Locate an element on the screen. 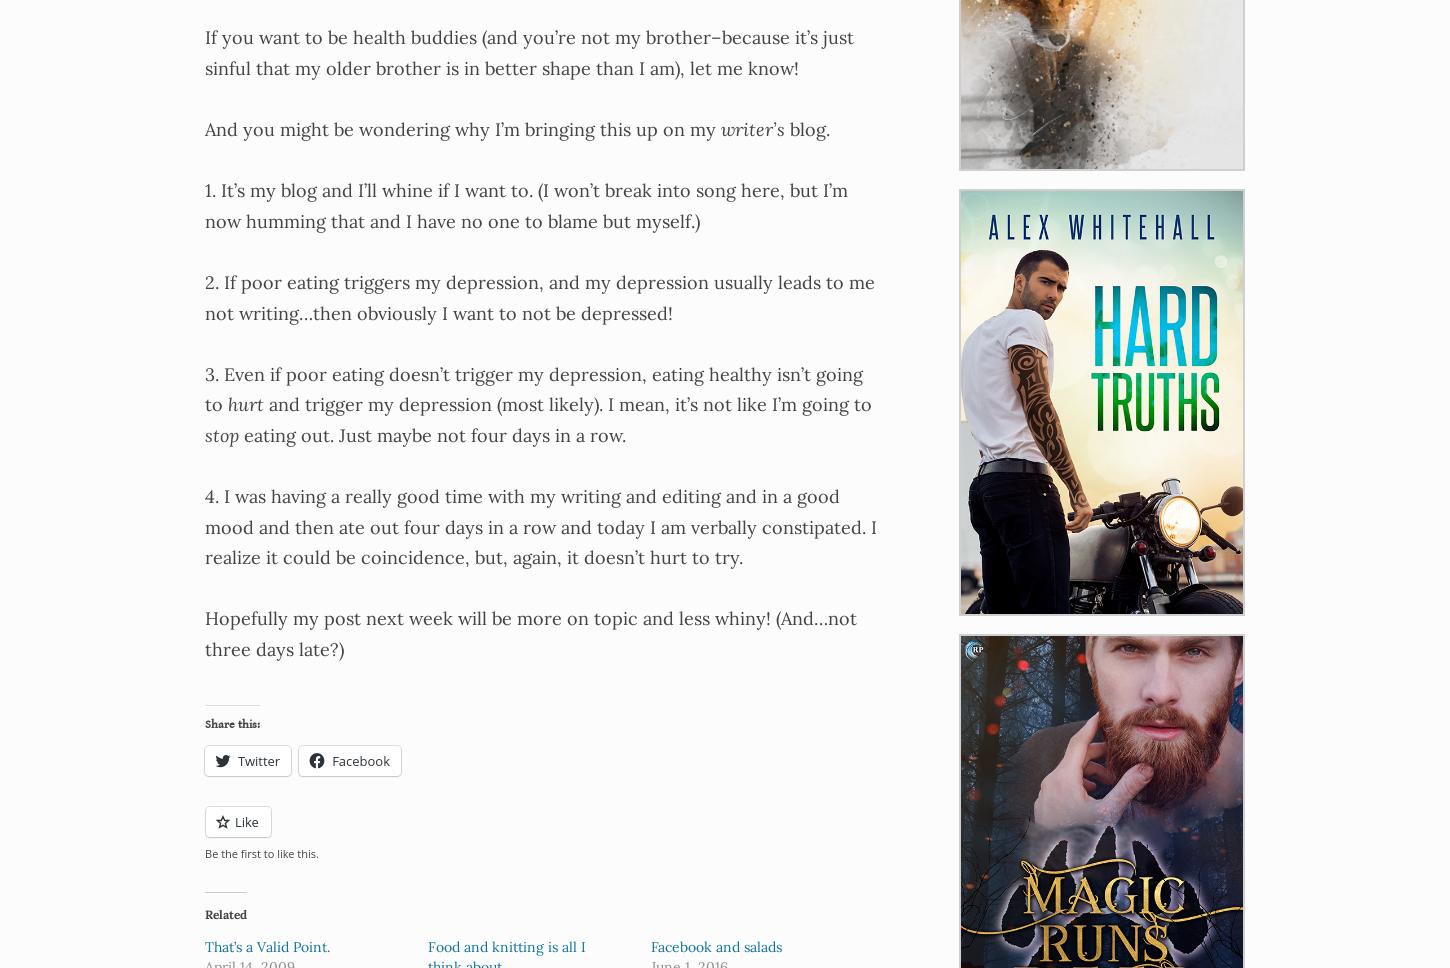  'hurt' is located at coordinates (246, 404).